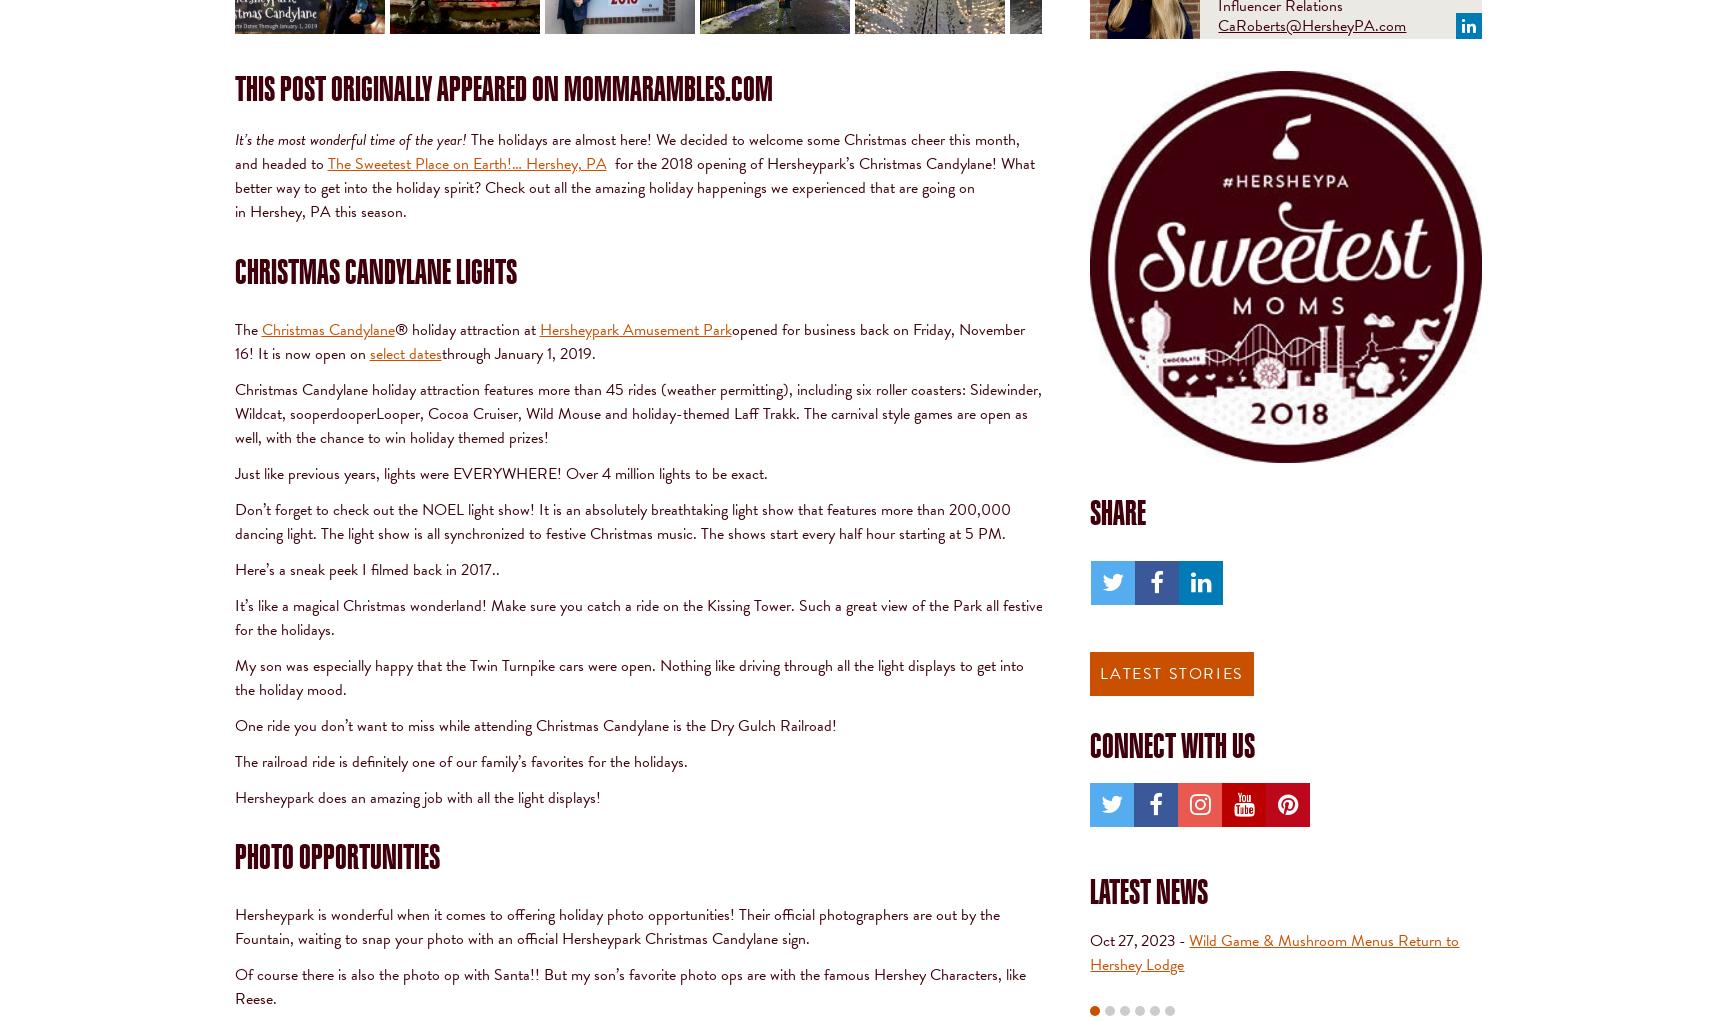 This screenshot has width=1717, height=1021. Describe the element at coordinates (518, 351) in the screenshot. I see `'through January 1, 2019.'` at that location.